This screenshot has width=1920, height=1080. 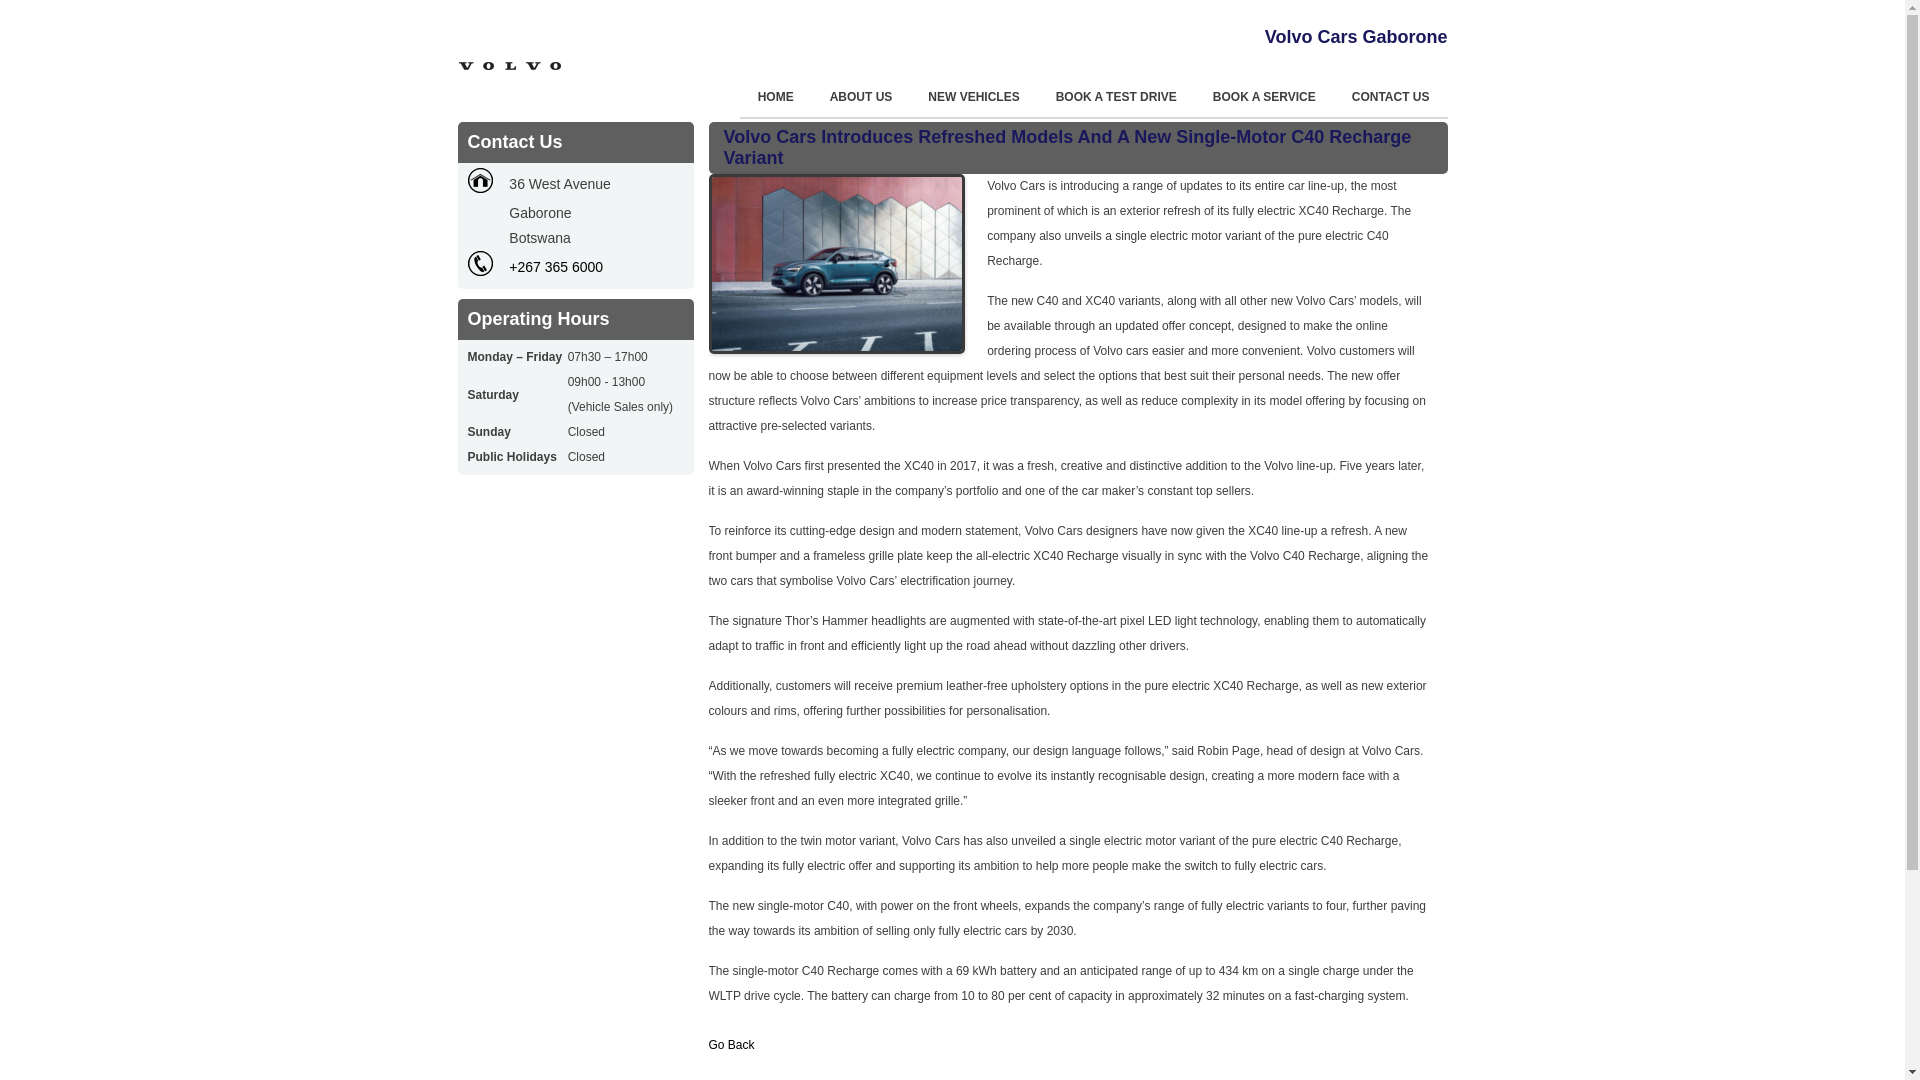 I want to click on 'NEW VEHICLES', so click(x=973, y=97).